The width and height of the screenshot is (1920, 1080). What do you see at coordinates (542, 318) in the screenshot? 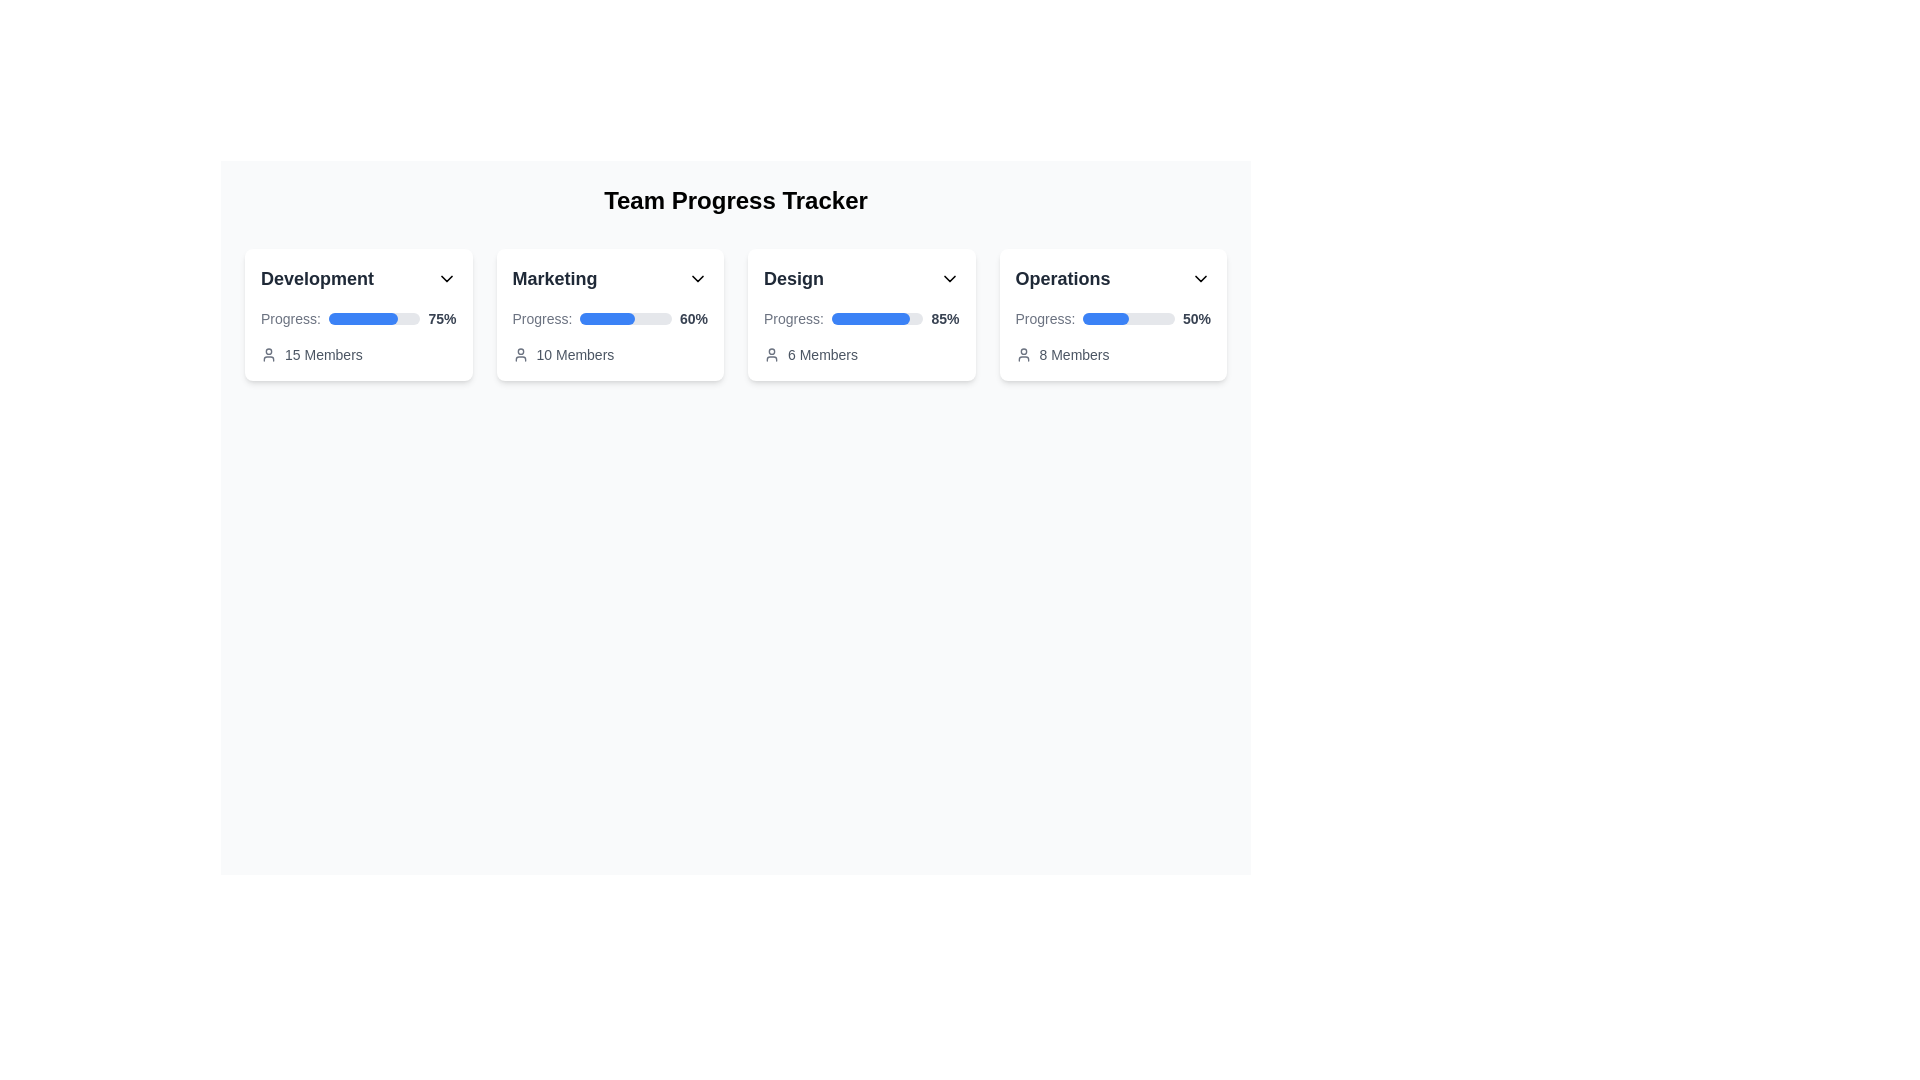
I see `the text label reading 'Progress:' which is styled with a smaller font size and gray color, positioned above a progress bar and a percentage label within the card labeled 'Marketing'` at bounding box center [542, 318].